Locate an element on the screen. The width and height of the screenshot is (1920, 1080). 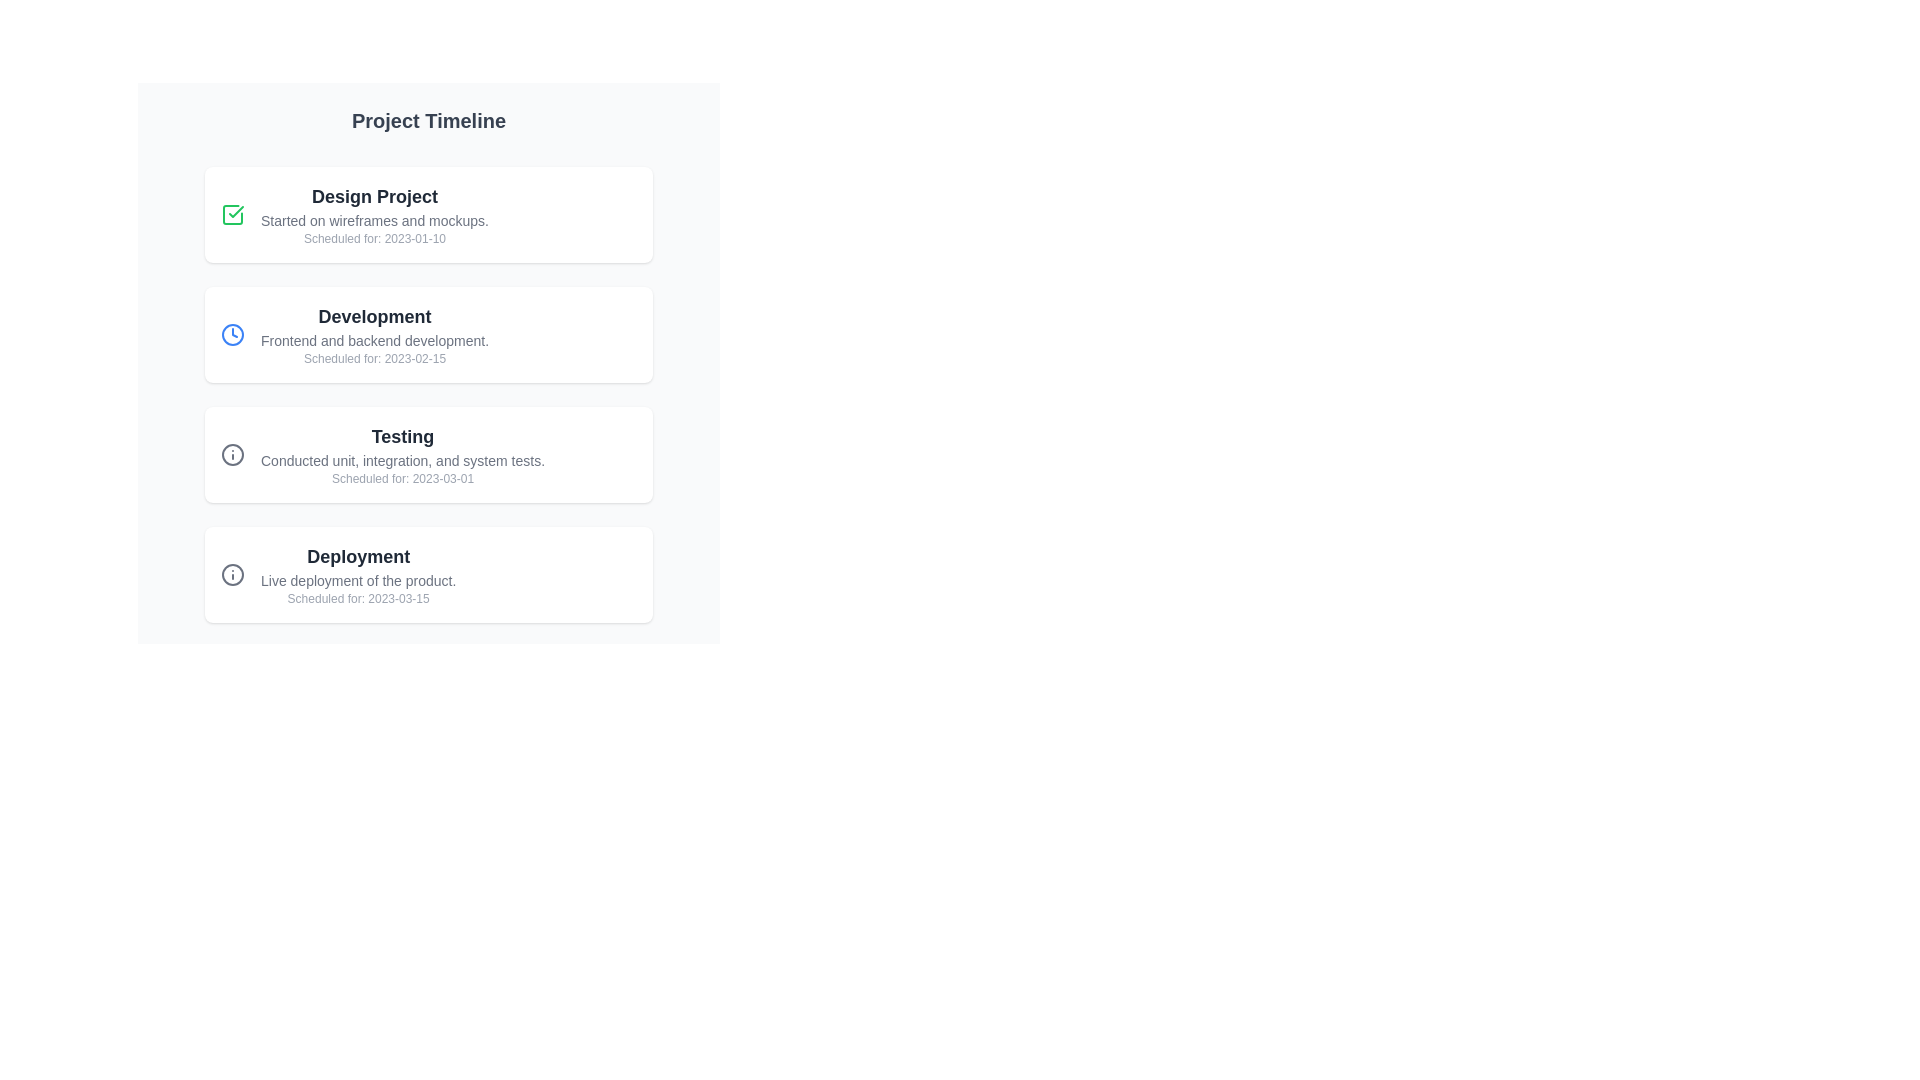
the informational display component that provides details about the 'Deployment' stage in the project timeline is located at coordinates (358, 574).